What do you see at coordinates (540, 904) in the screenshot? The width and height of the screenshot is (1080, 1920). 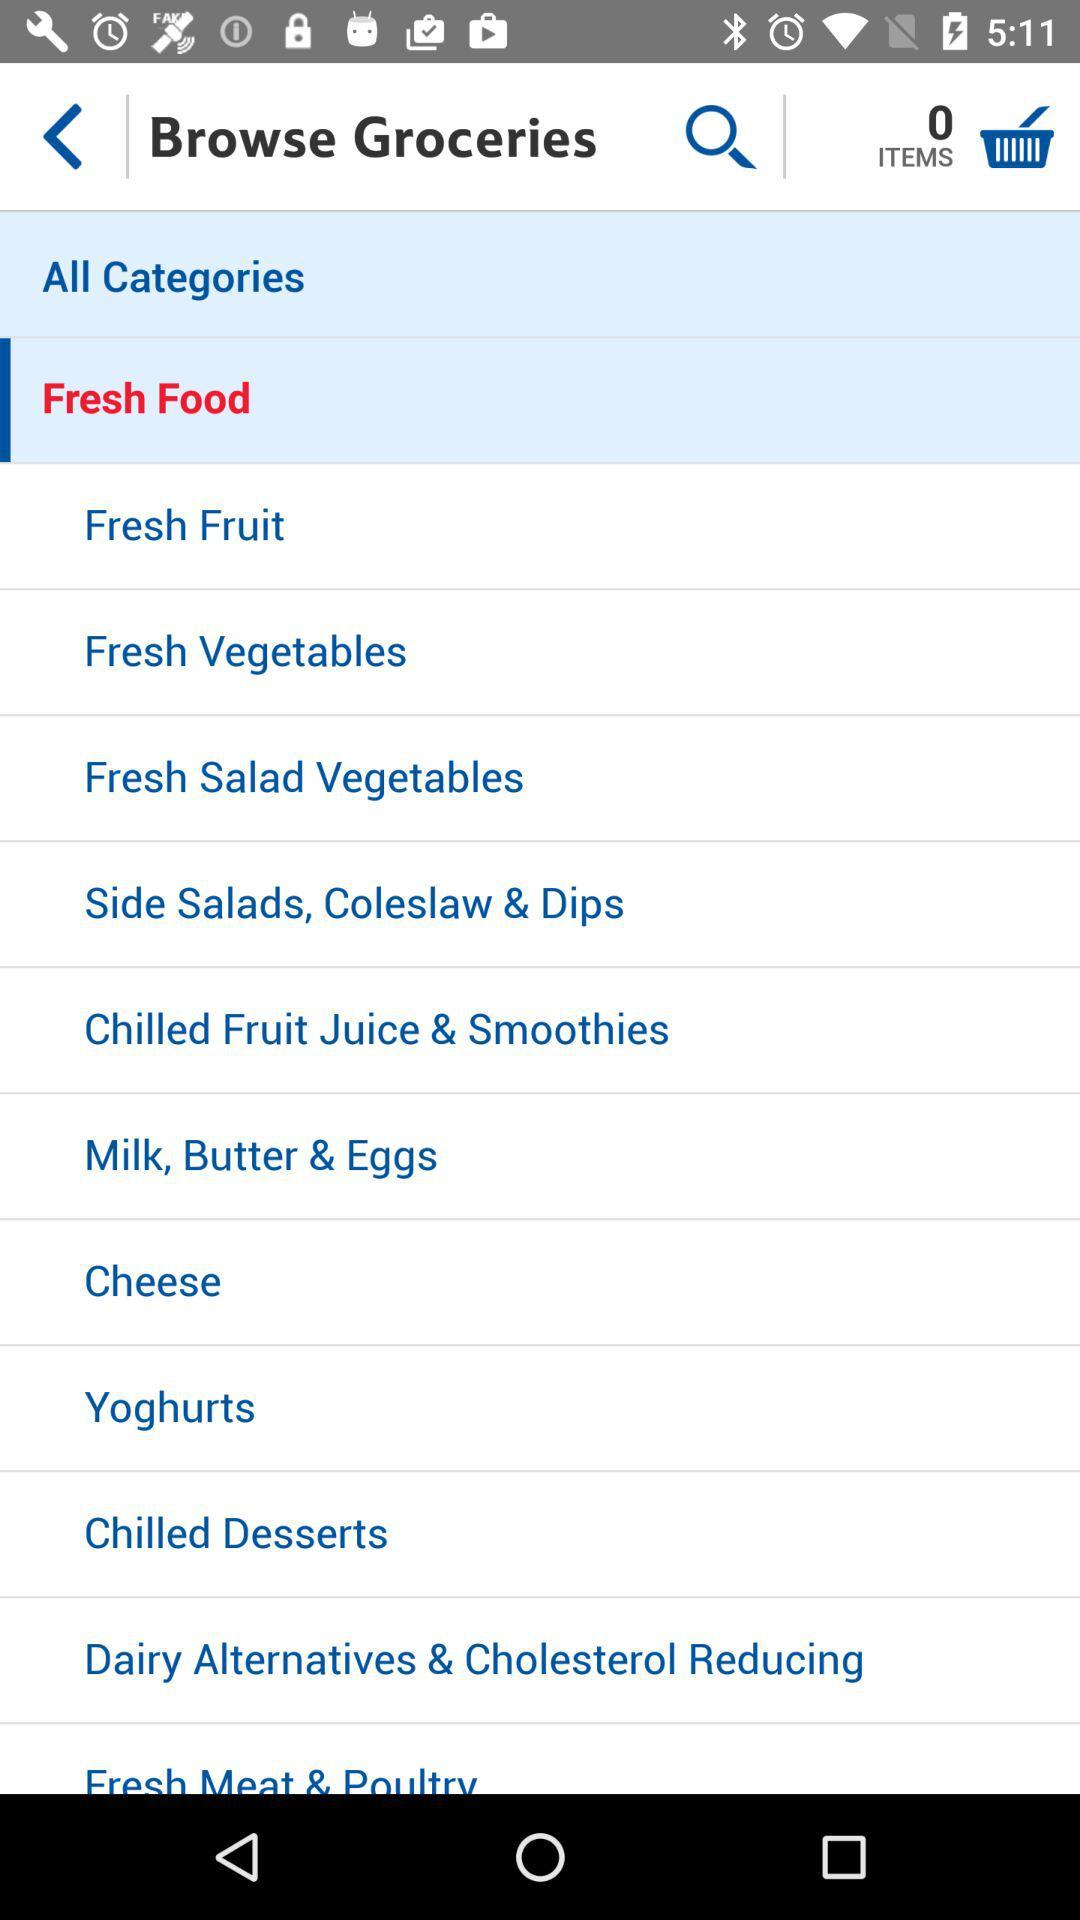 I see `side salads coleslaw item` at bounding box center [540, 904].